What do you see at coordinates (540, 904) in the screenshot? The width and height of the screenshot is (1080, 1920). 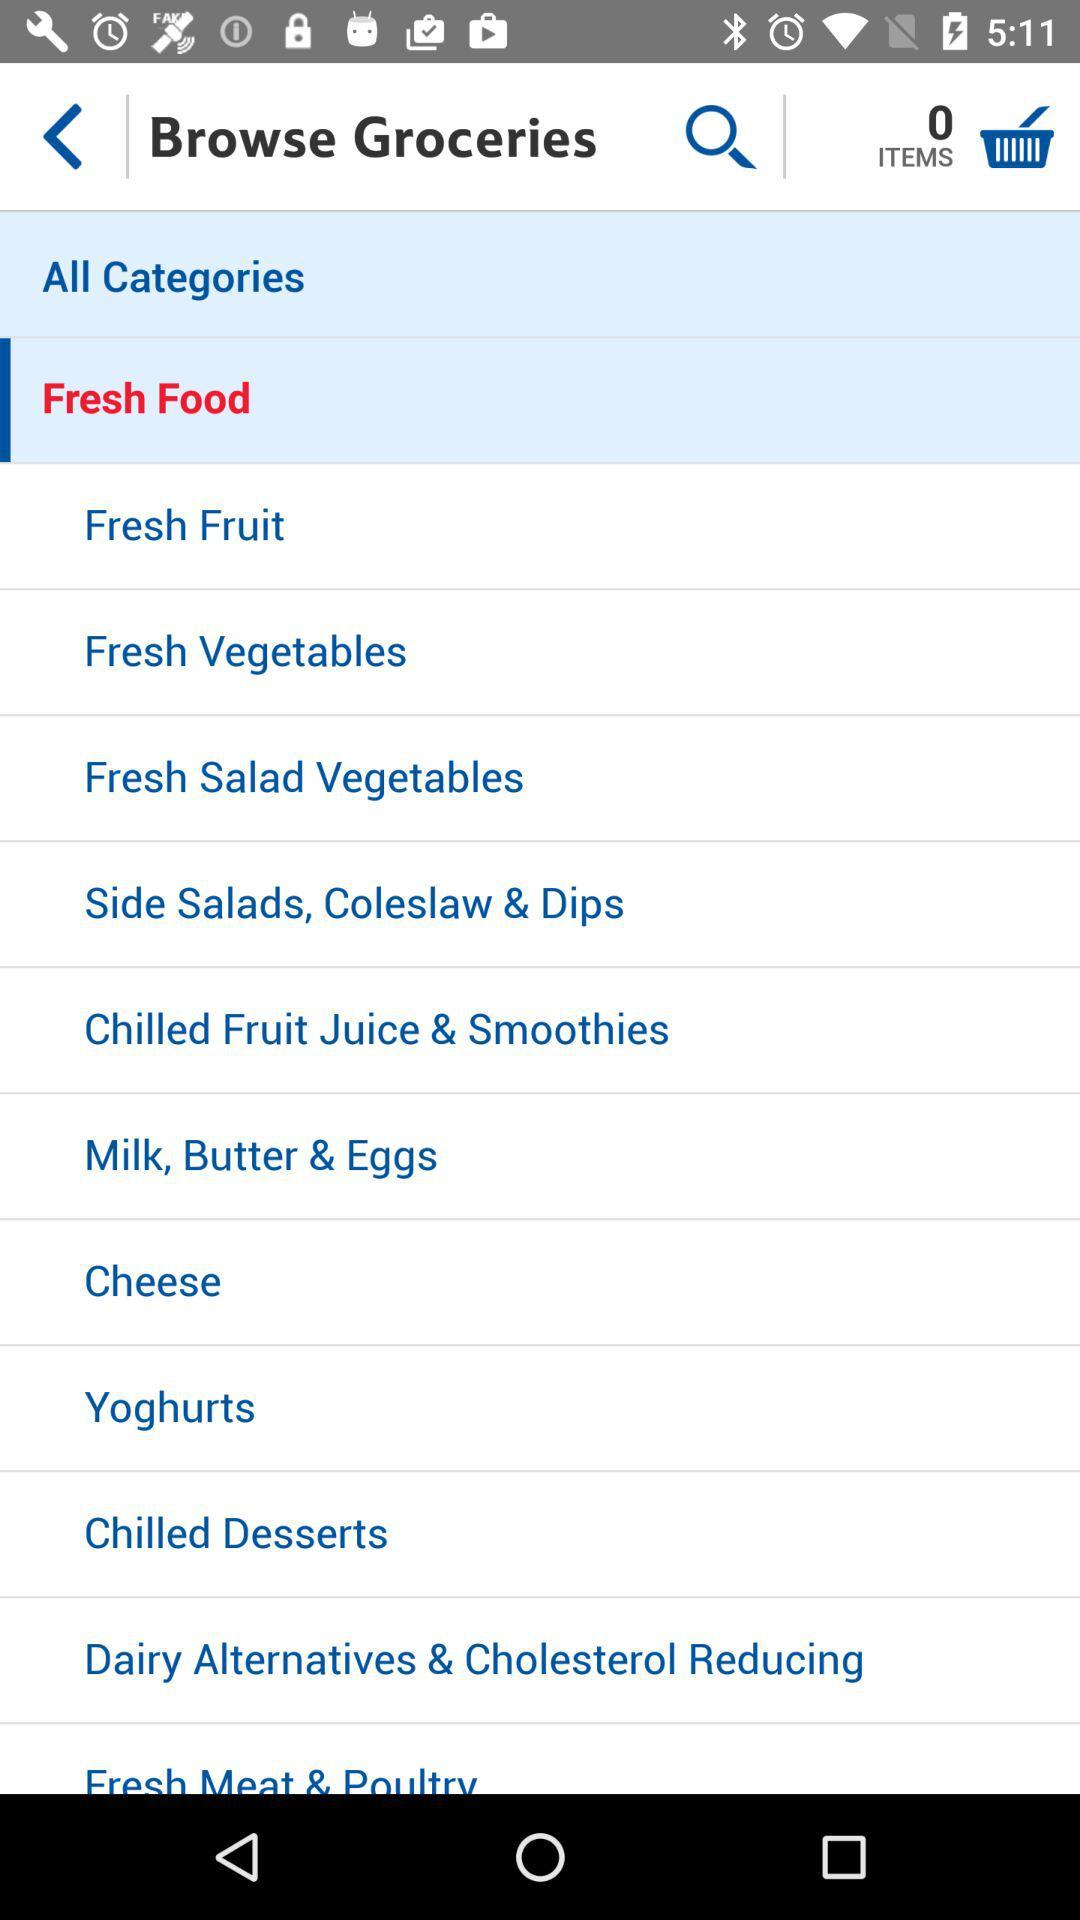 I see `side salads coleslaw item` at bounding box center [540, 904].